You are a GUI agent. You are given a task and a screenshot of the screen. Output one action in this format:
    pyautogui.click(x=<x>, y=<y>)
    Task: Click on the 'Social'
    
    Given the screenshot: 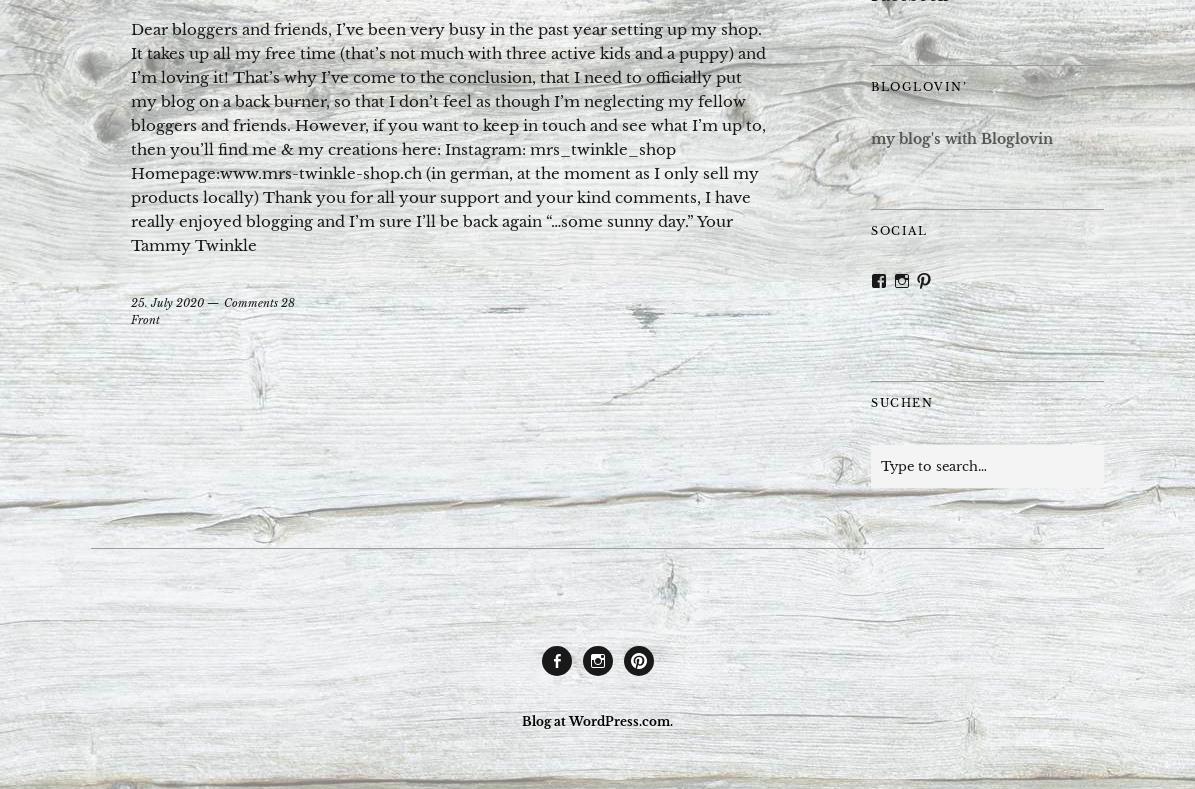 What is the action you would take?
    pyautogui.click(x=870, y=228)
    